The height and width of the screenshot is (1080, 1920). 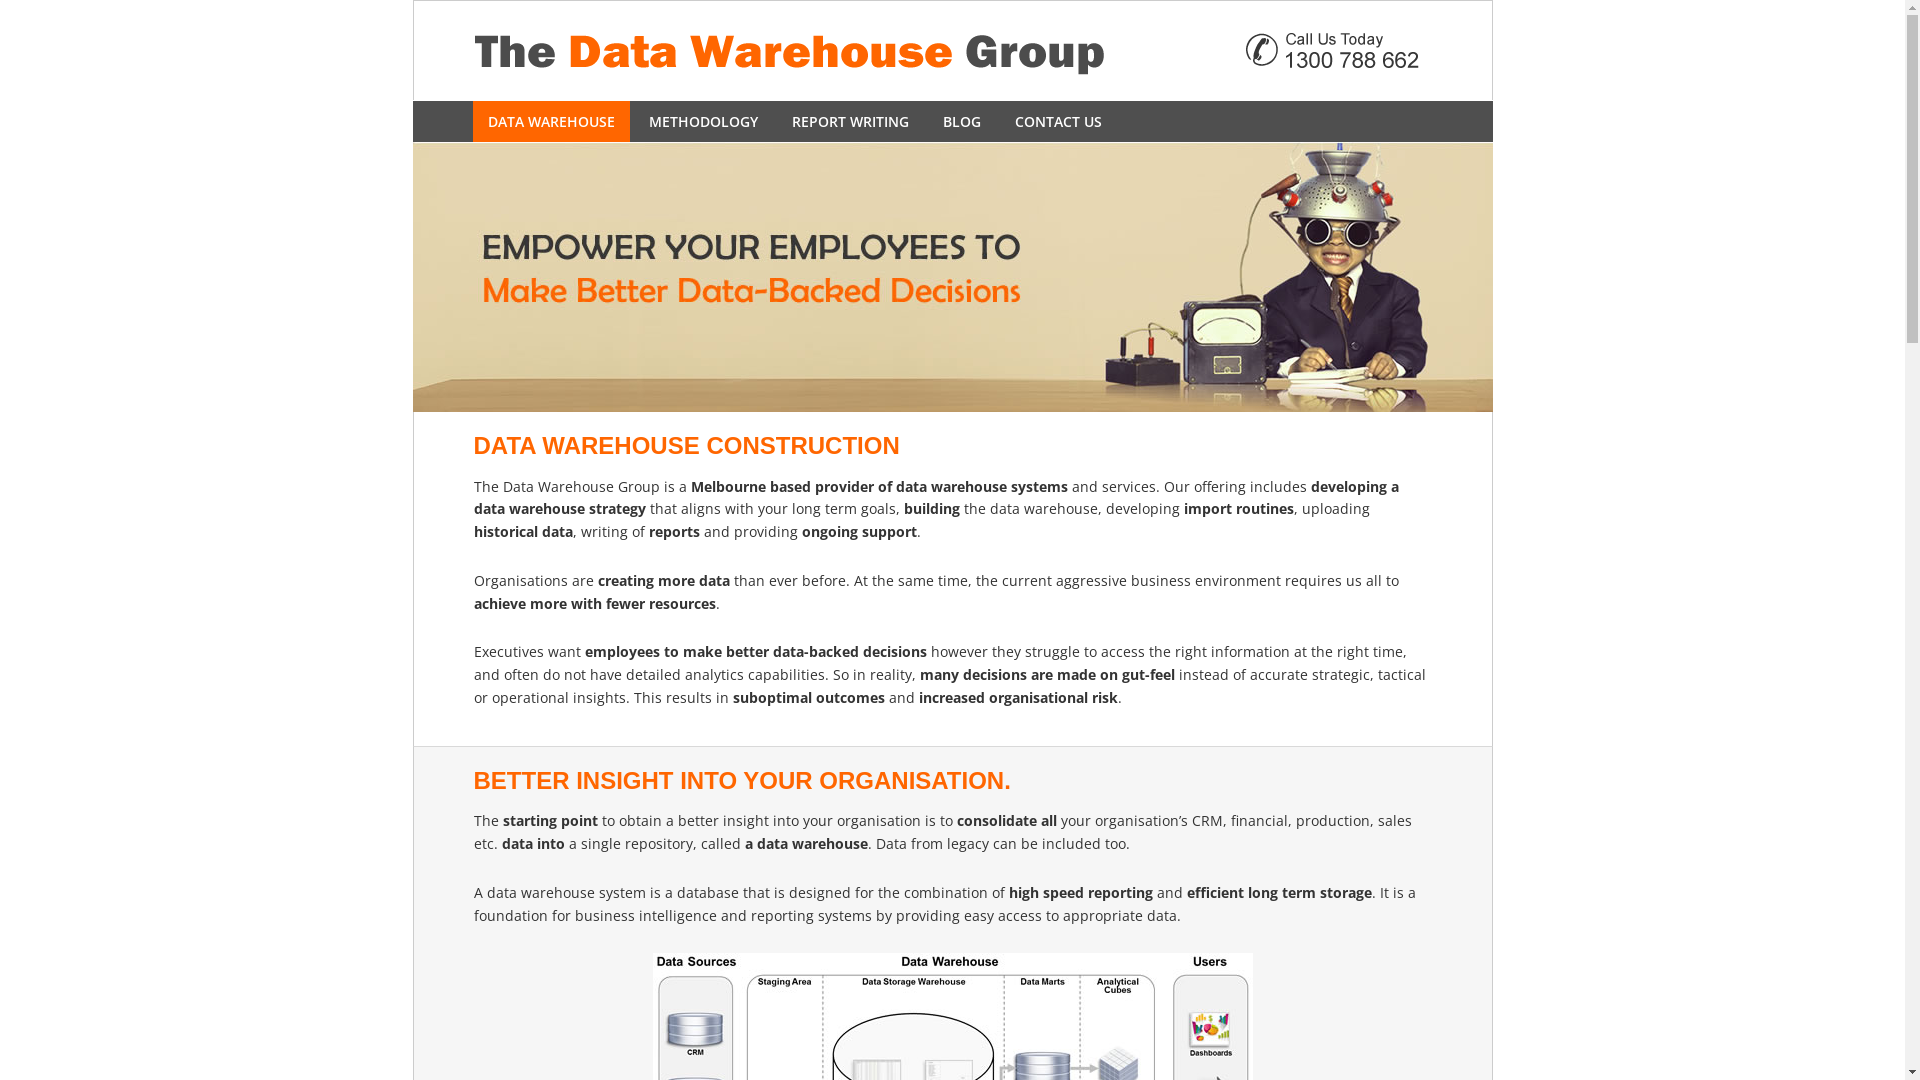 What do you see at coordinates (1057, 121) in the screenshot?
I see `'CONTACT US'` at bounding box center [1057, 121].